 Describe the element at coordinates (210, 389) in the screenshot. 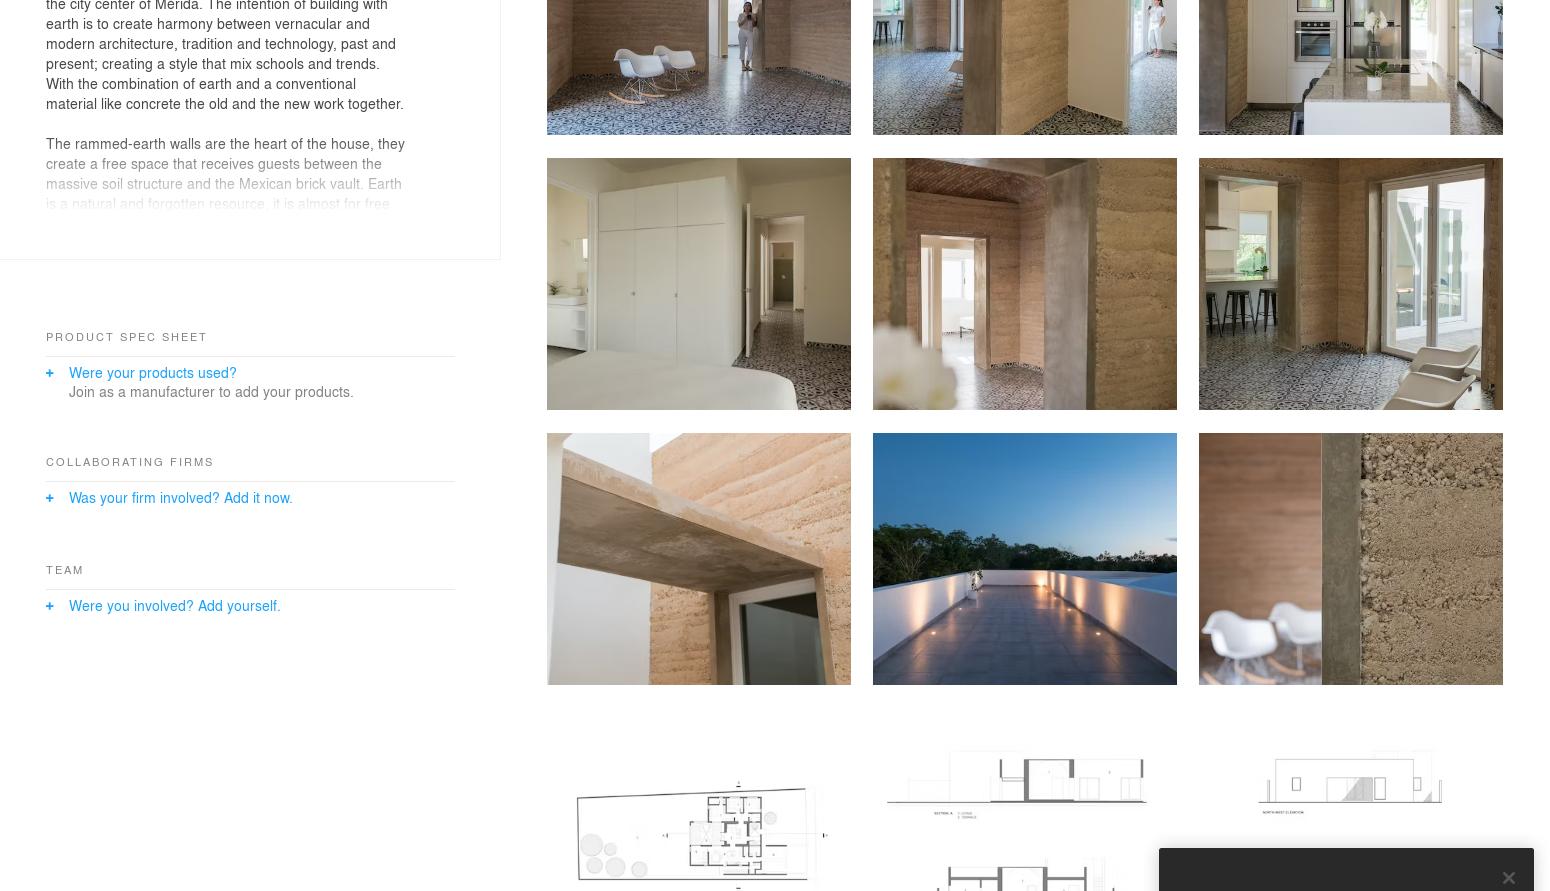

I see `'Join as a manufacturer to add your products.'` at that location.